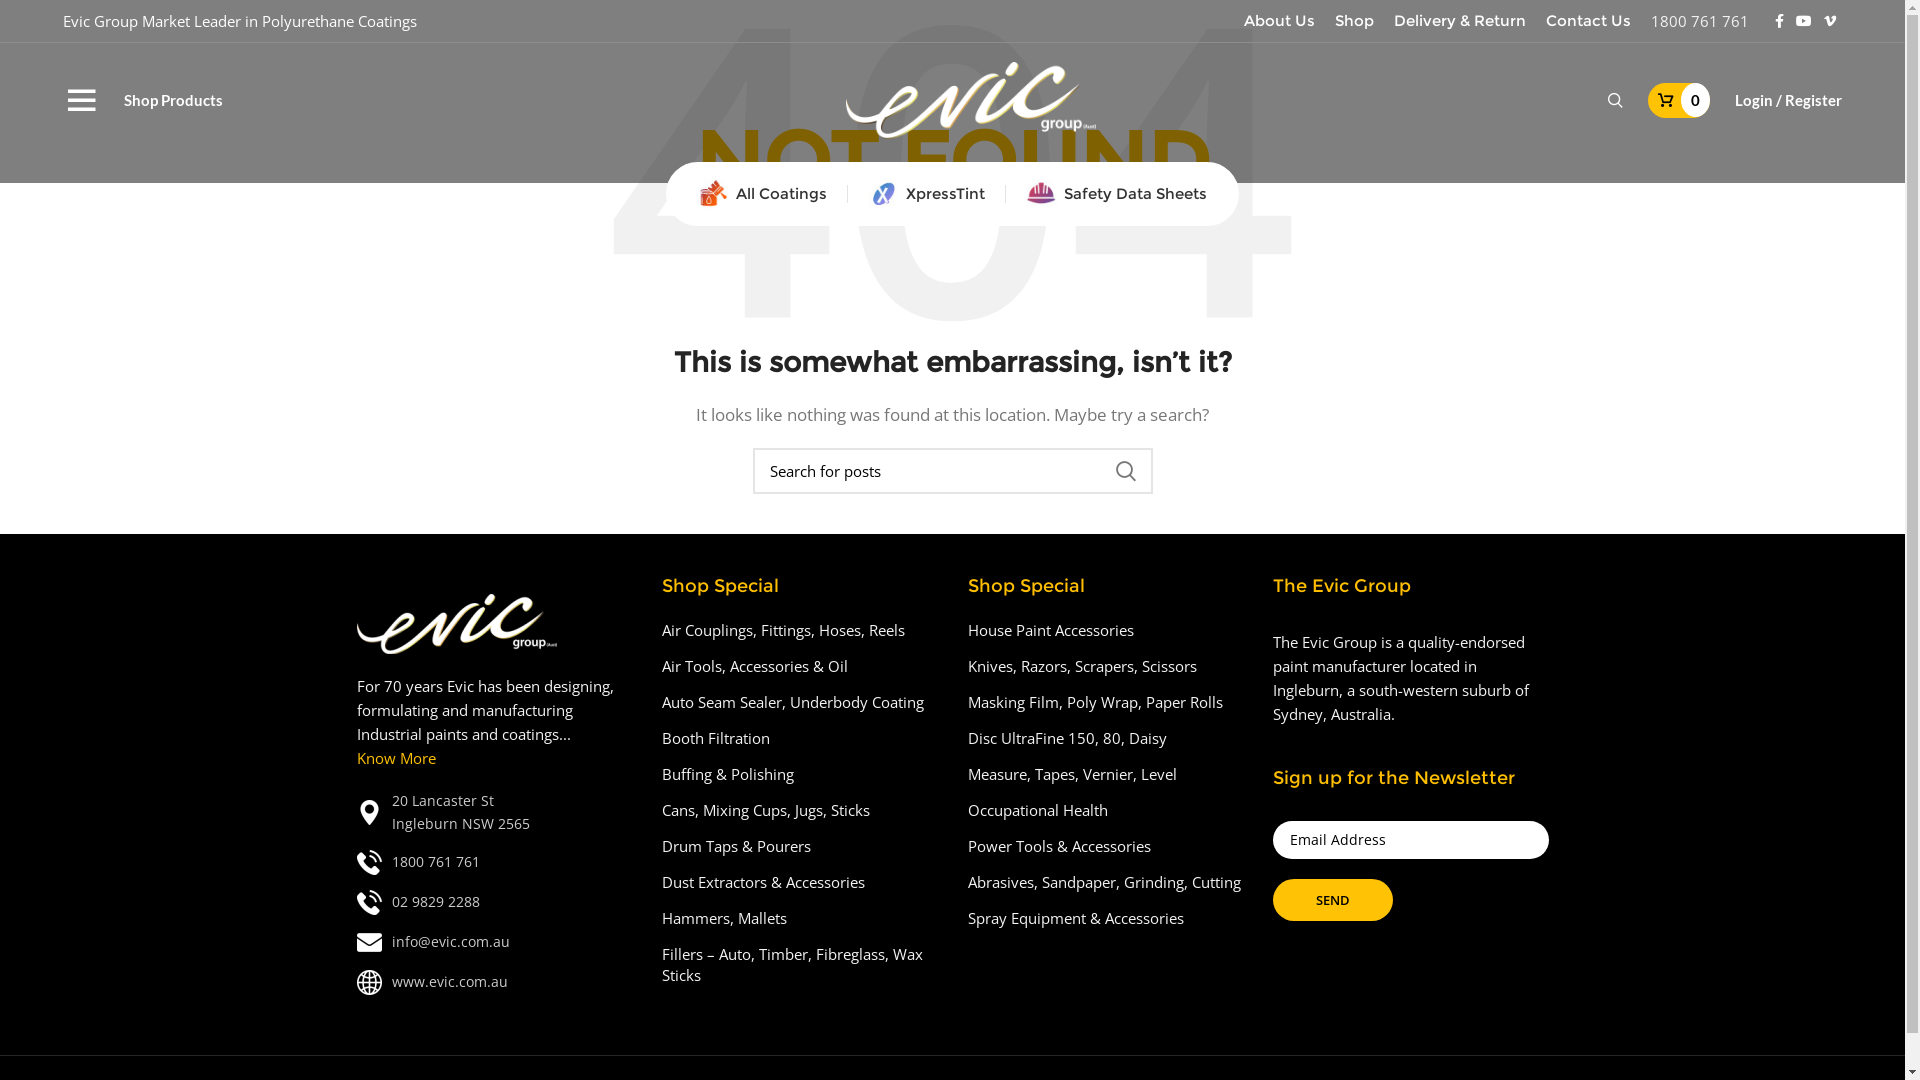 The width and height of the screenshot is (1920, 1080). Describe the element at coordinates (968, 846) in the screenshot. I see `'Power Tools & Accessories'` at that location.